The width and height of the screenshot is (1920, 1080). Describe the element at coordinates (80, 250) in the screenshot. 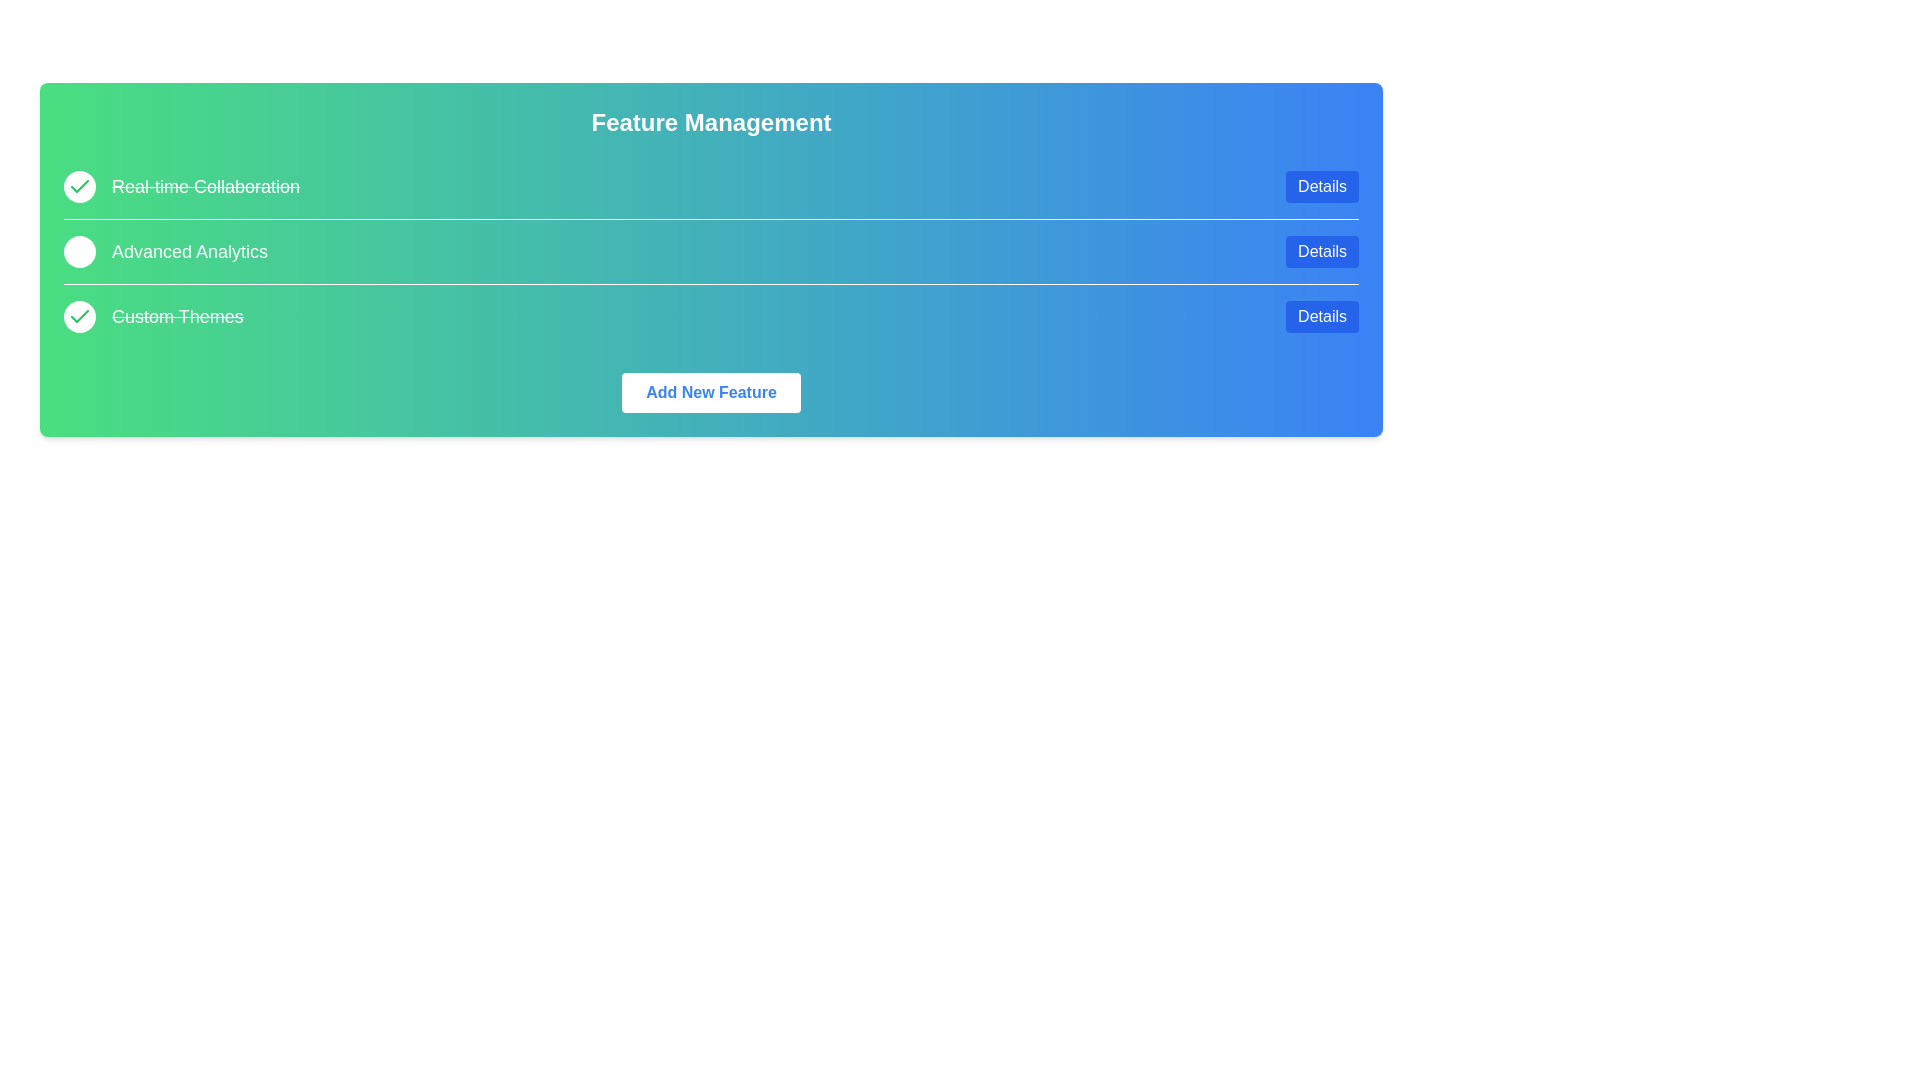

I see `the feature Advanced Analytics by clicking its circular checkbox` at that location.